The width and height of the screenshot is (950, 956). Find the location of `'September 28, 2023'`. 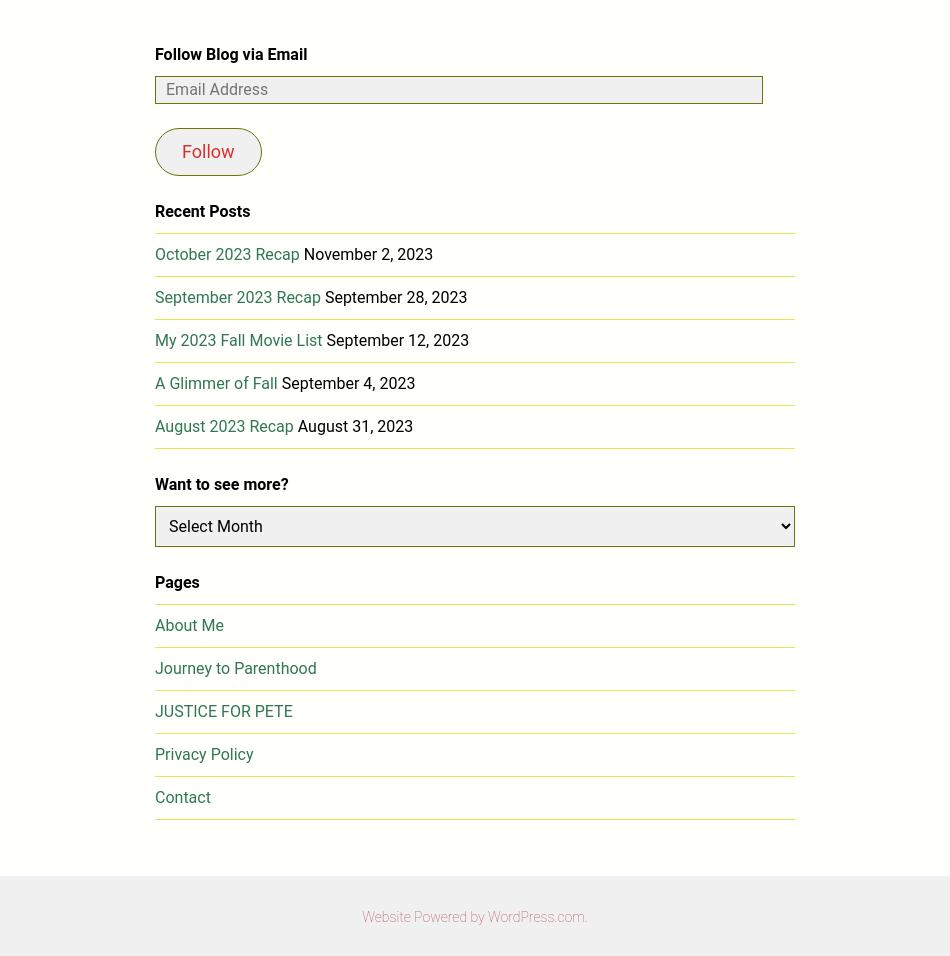

'September 28, 2023' is located at coordinates (394, 295).